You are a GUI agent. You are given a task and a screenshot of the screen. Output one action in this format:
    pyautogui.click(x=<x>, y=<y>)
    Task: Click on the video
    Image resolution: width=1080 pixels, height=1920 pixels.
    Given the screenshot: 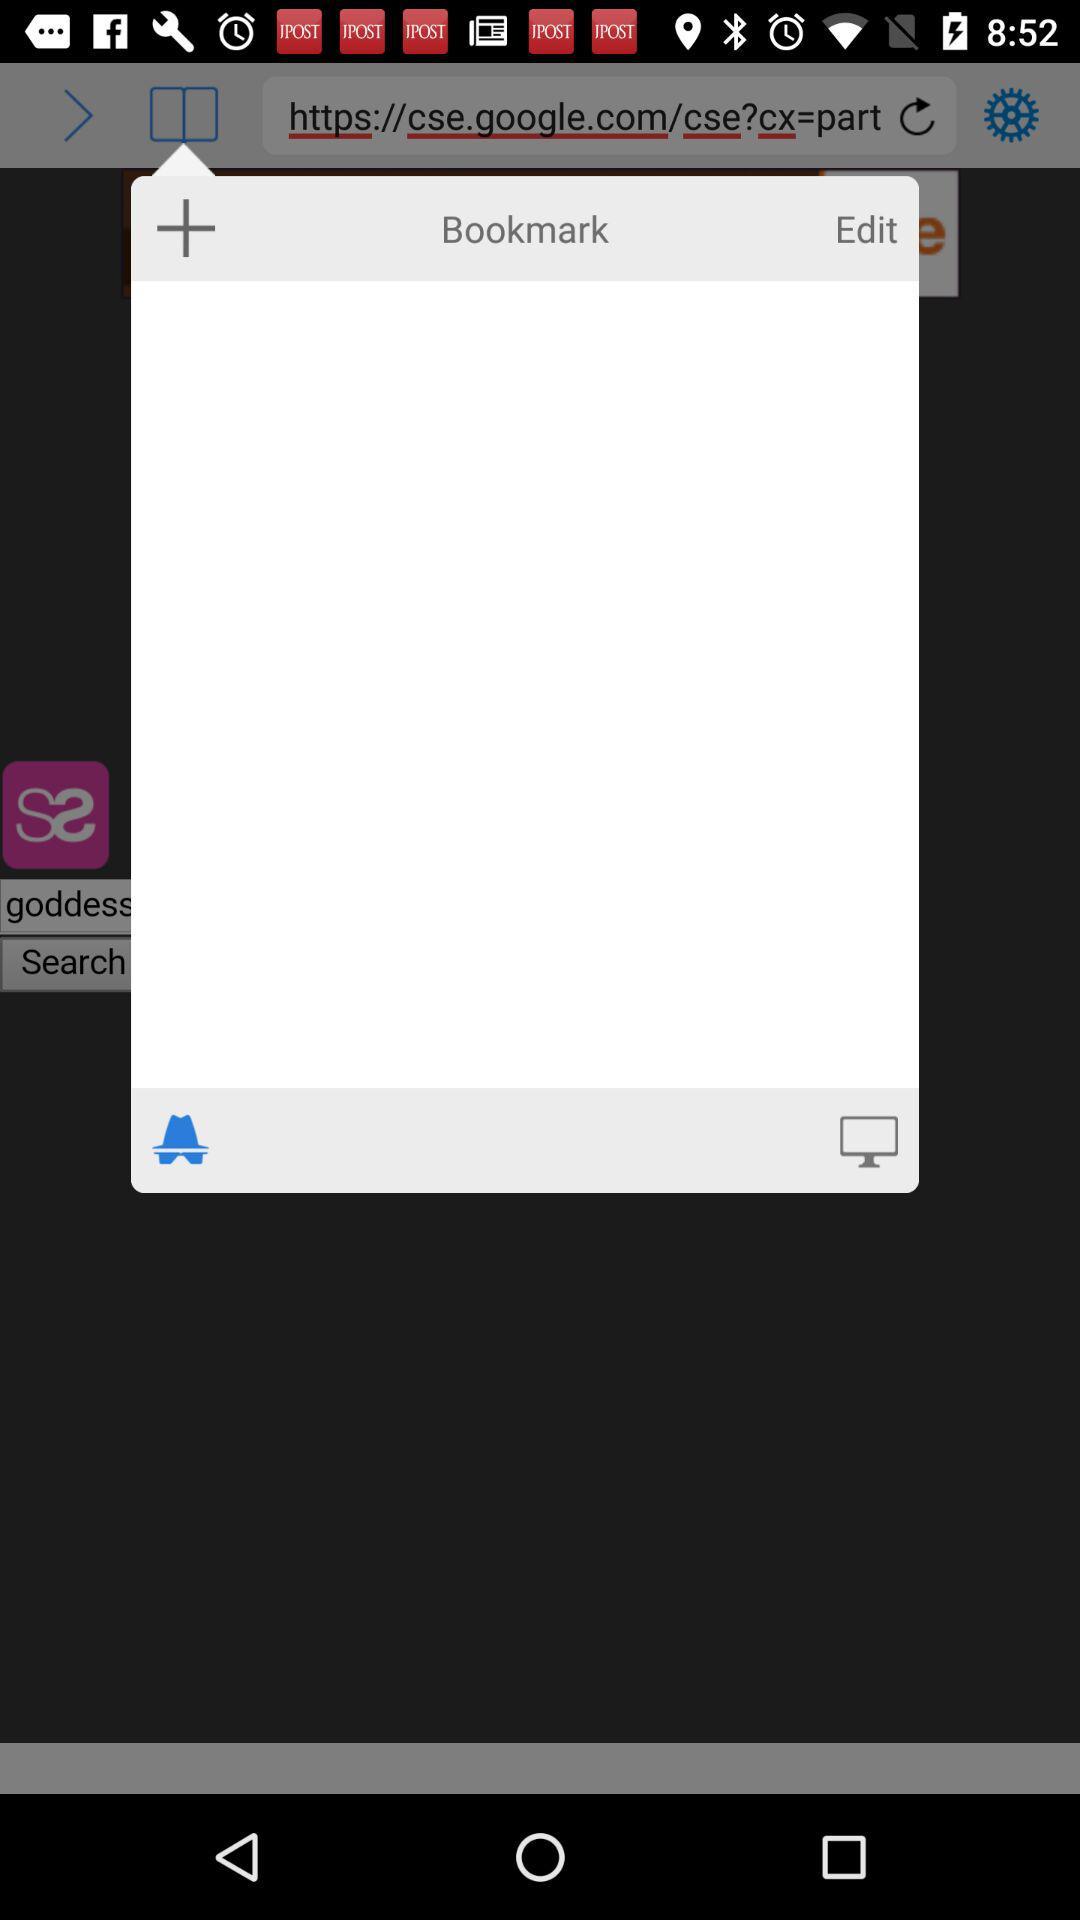 What is the action you would take?
    pyautogui.click(x=867, y=1139)
    